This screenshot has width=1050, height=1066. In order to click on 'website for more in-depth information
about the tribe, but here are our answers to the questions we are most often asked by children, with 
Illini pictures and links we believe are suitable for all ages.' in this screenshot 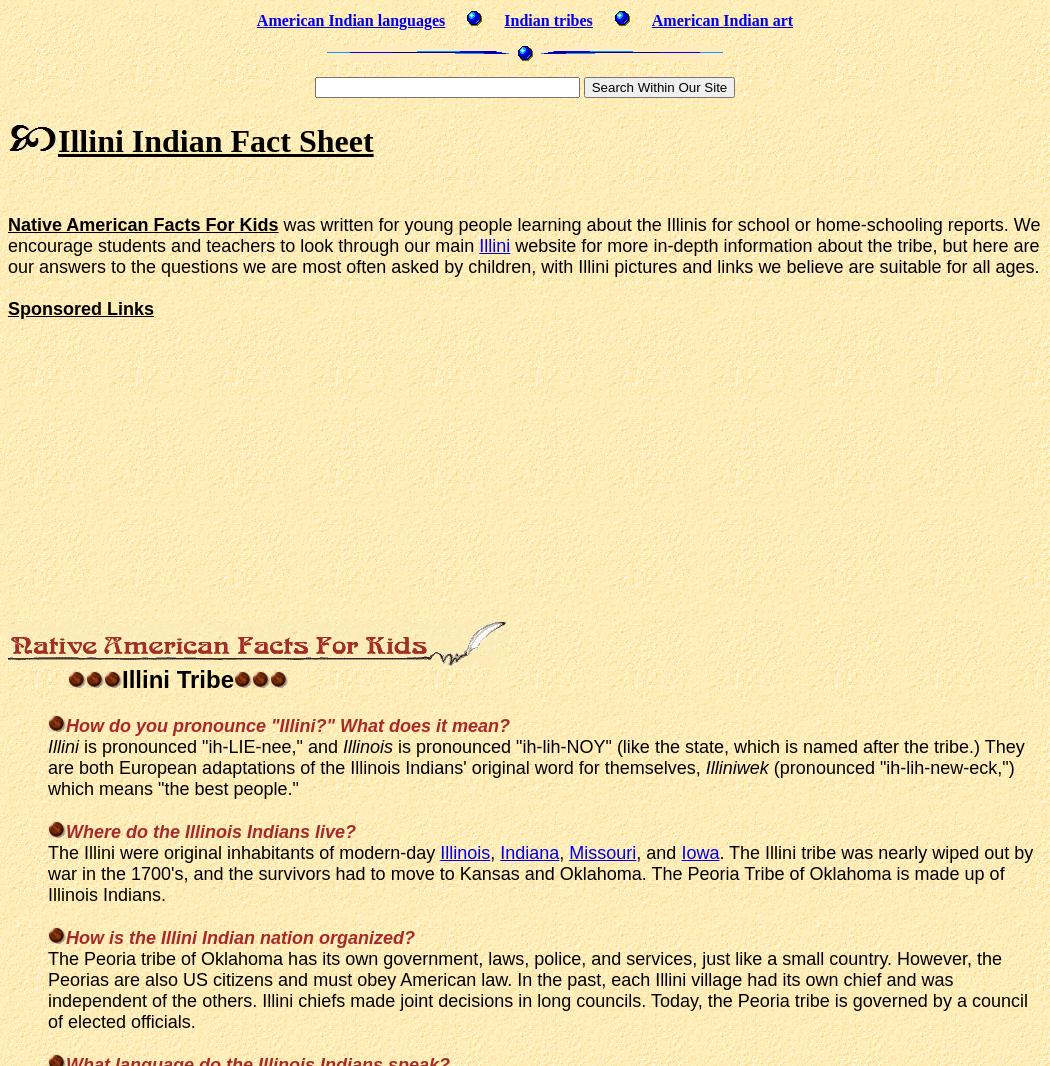, I will do `click(522, 254)`.